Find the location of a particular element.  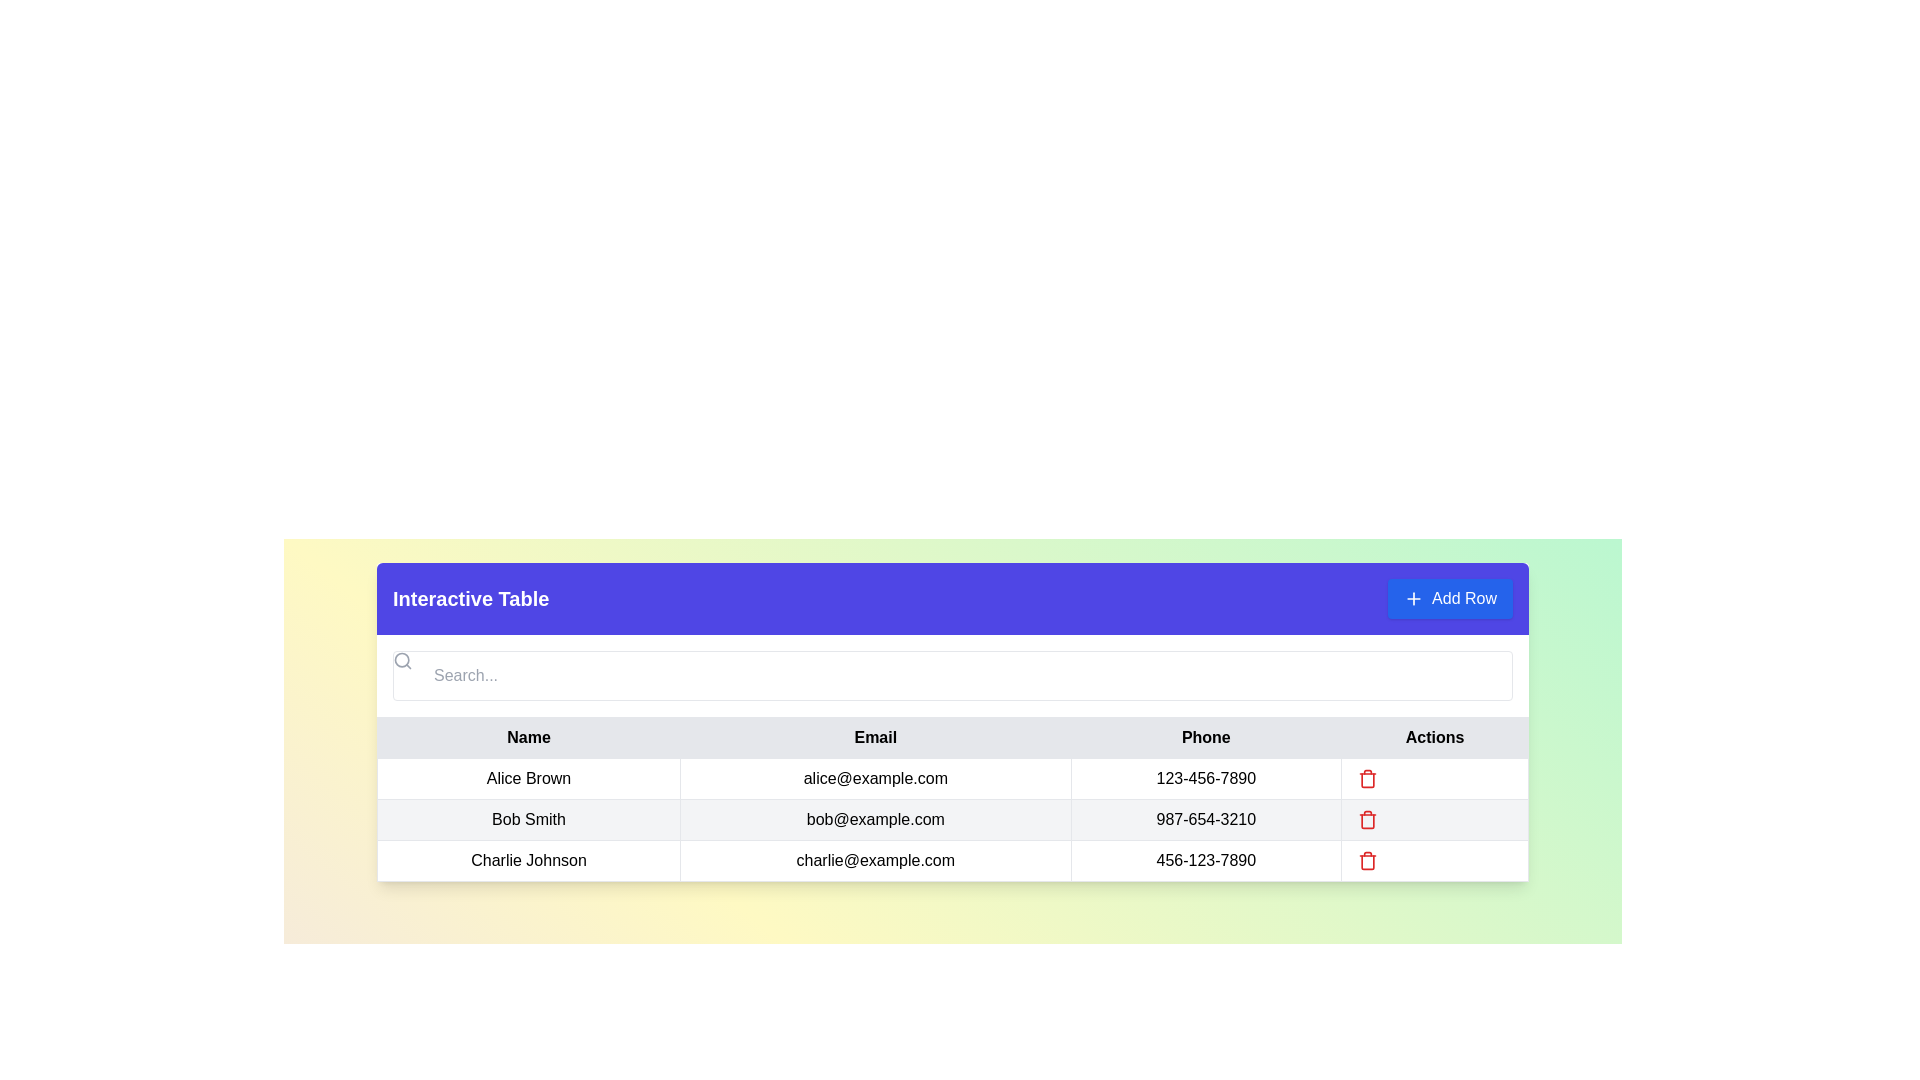

text from the column header labeled 'Phone Numbers' located in the header row of the table, third from the left is located at coordinates (1205, 737).